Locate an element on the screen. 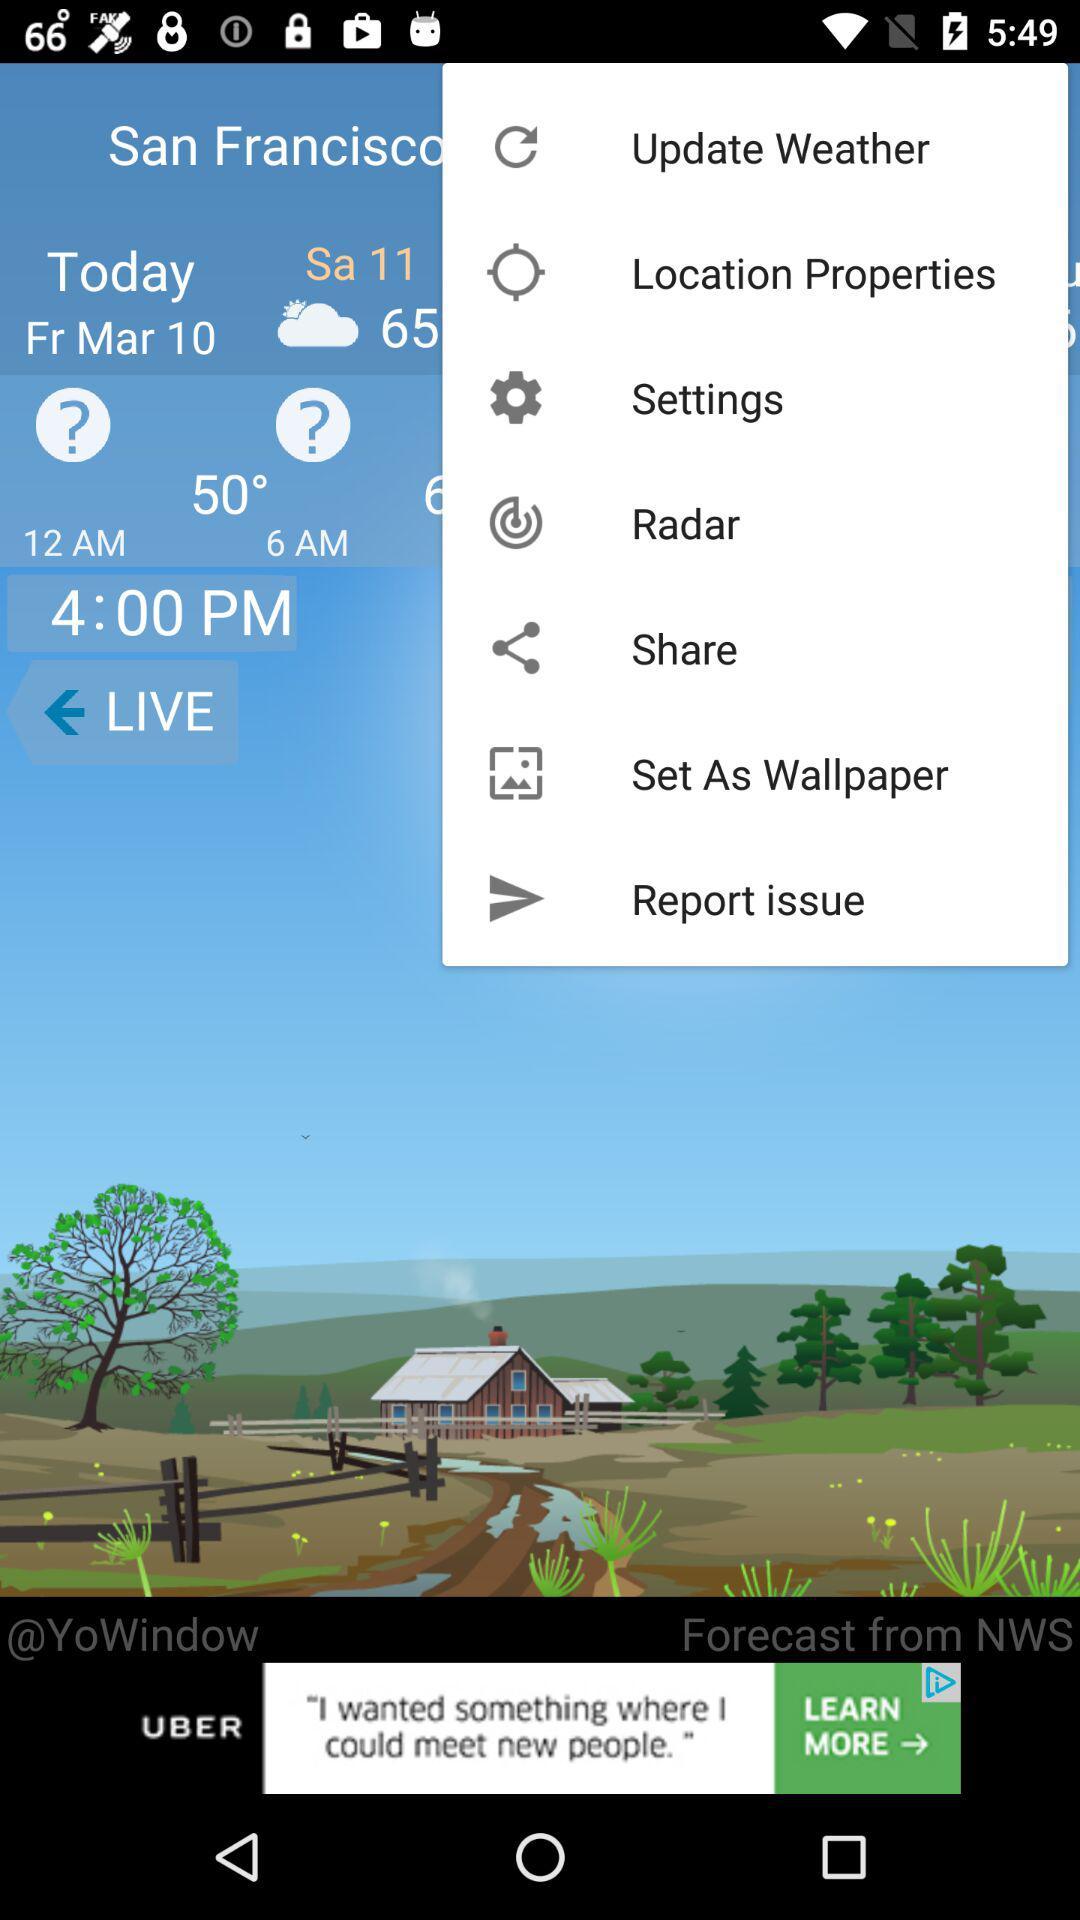 The image size is (1080, 1920). set as wallpaper item is located at coordinates (789, 772).